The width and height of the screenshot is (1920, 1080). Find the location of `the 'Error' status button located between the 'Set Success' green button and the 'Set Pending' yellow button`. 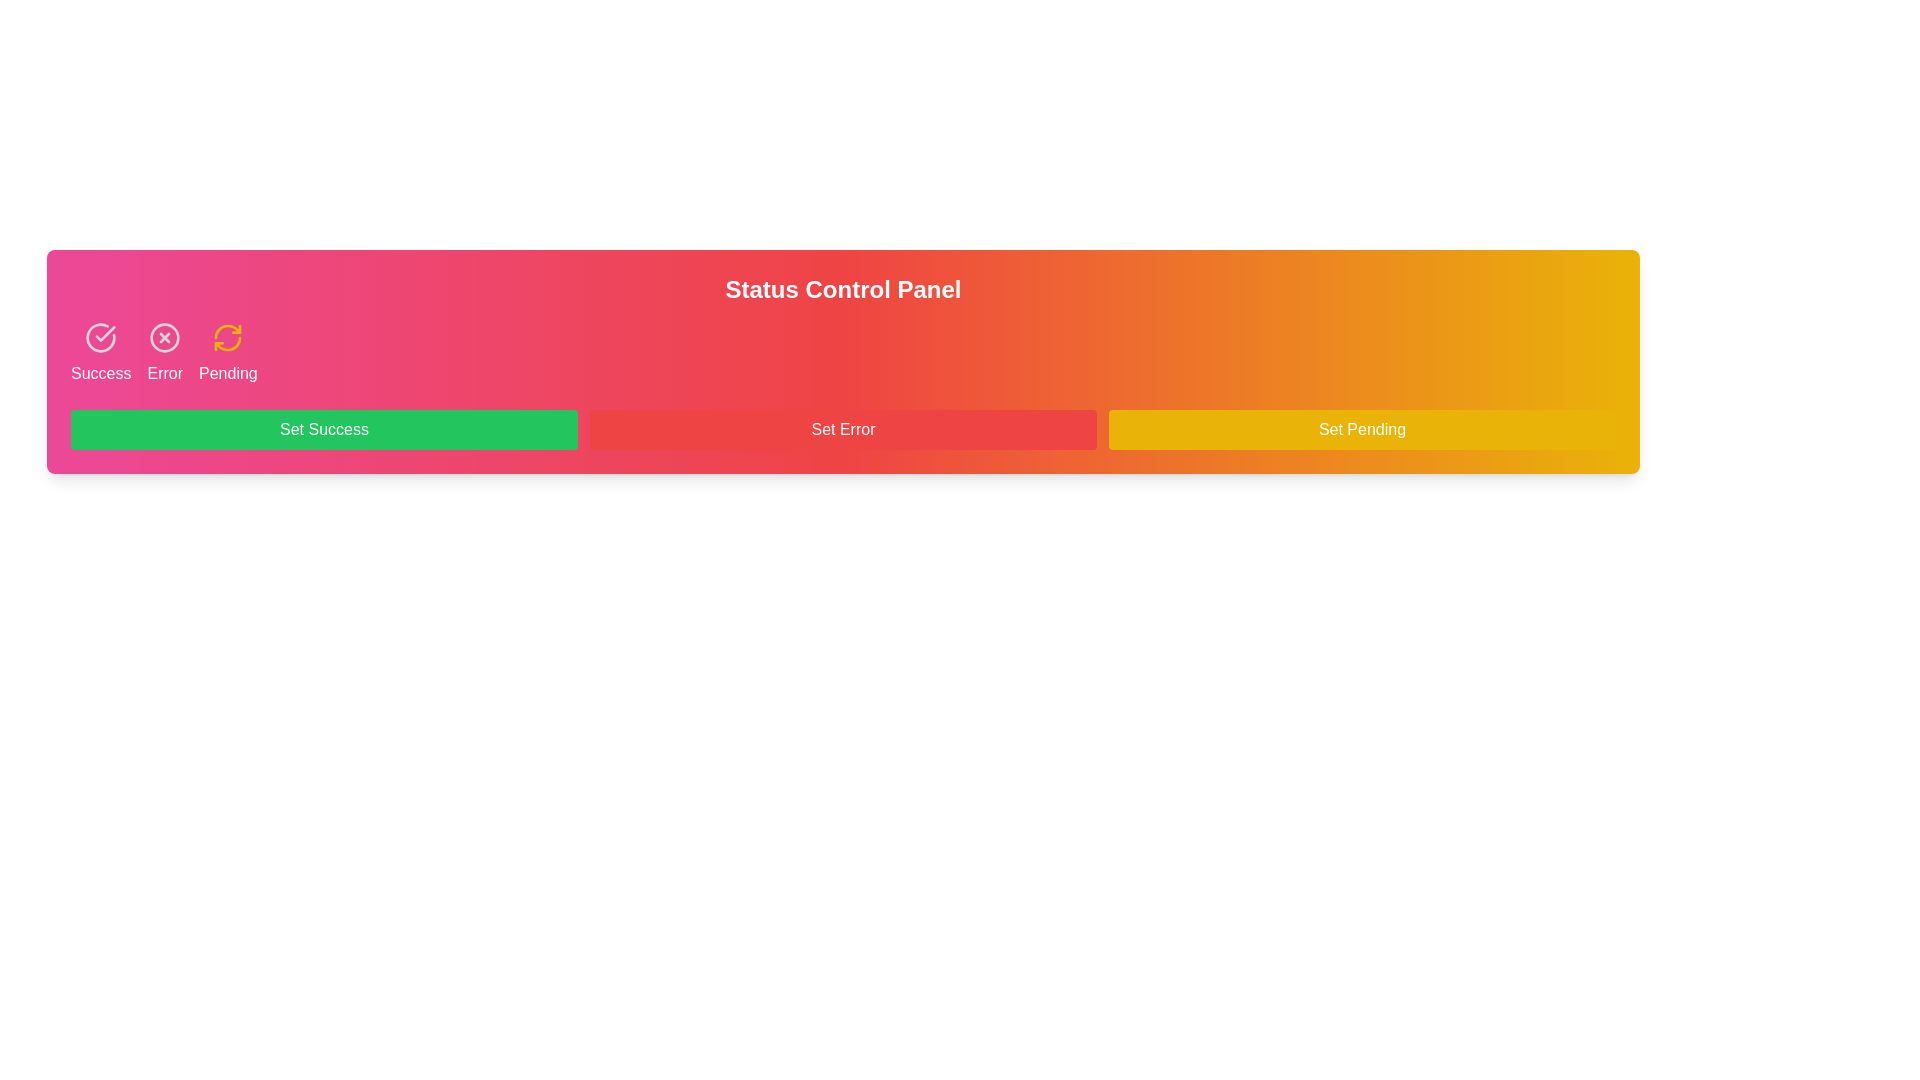

the 'Error' status button located between the 'Set Success' green button and the 'Set Pending' yellow button is located at coordinates (843, 428).